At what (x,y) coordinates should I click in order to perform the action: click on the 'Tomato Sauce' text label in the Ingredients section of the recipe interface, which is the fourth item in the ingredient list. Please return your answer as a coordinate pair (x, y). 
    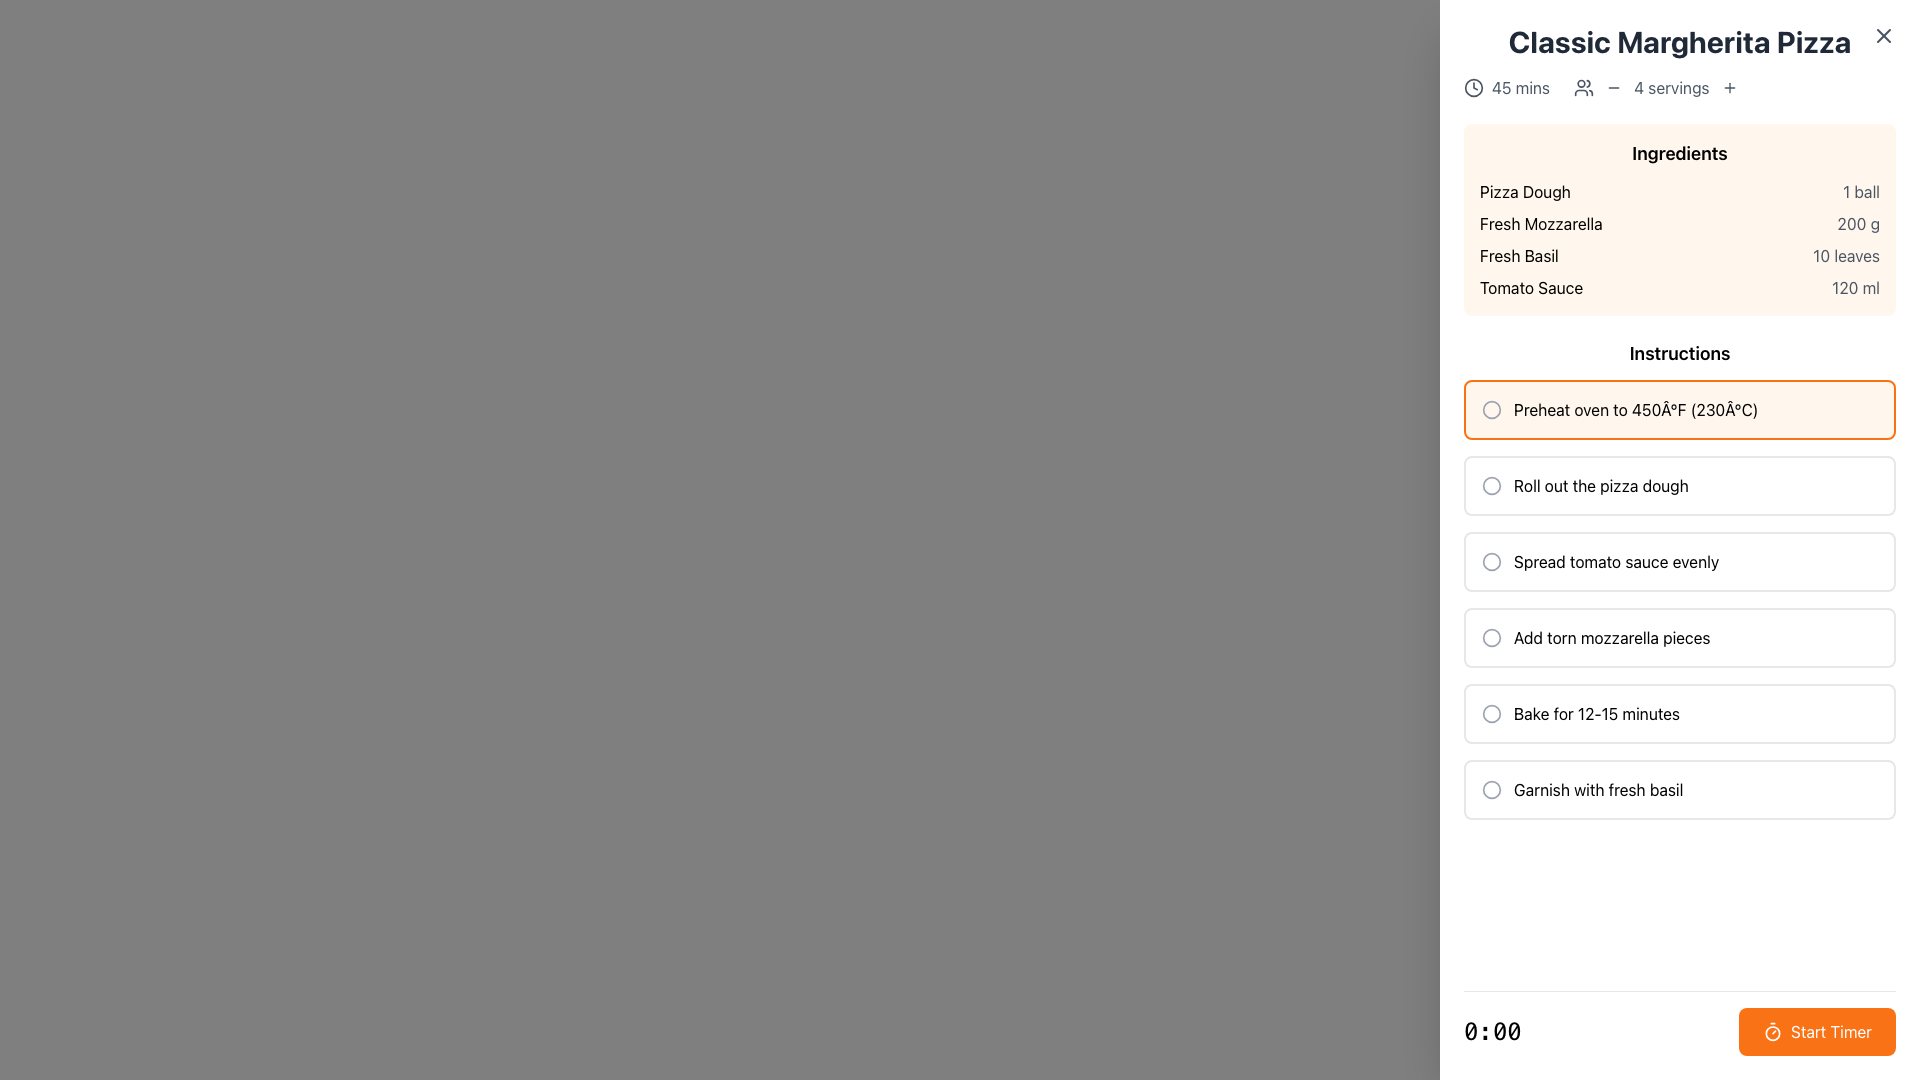
    Looking at the image, I should click on (1530, 288).